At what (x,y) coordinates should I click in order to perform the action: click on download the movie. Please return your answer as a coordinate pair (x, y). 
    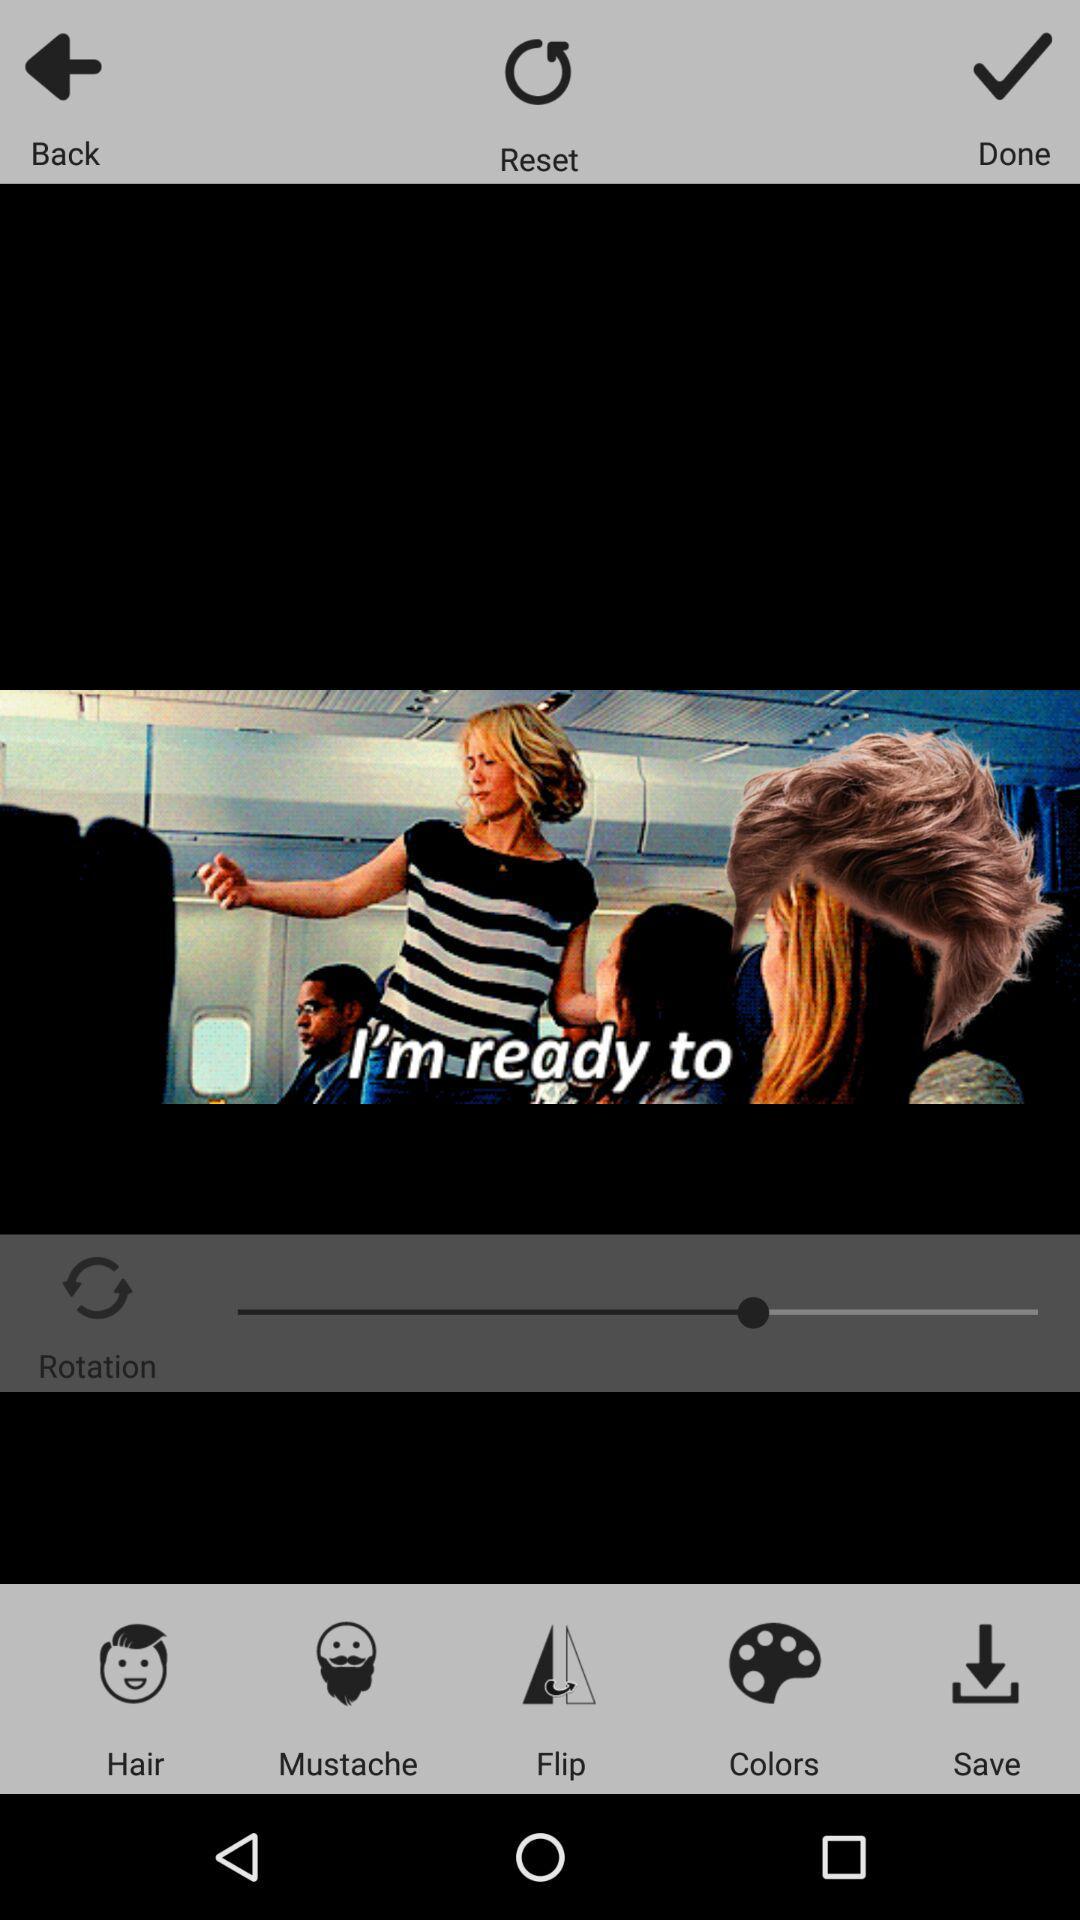
    Looking at the image, I should click on (986, 1662).